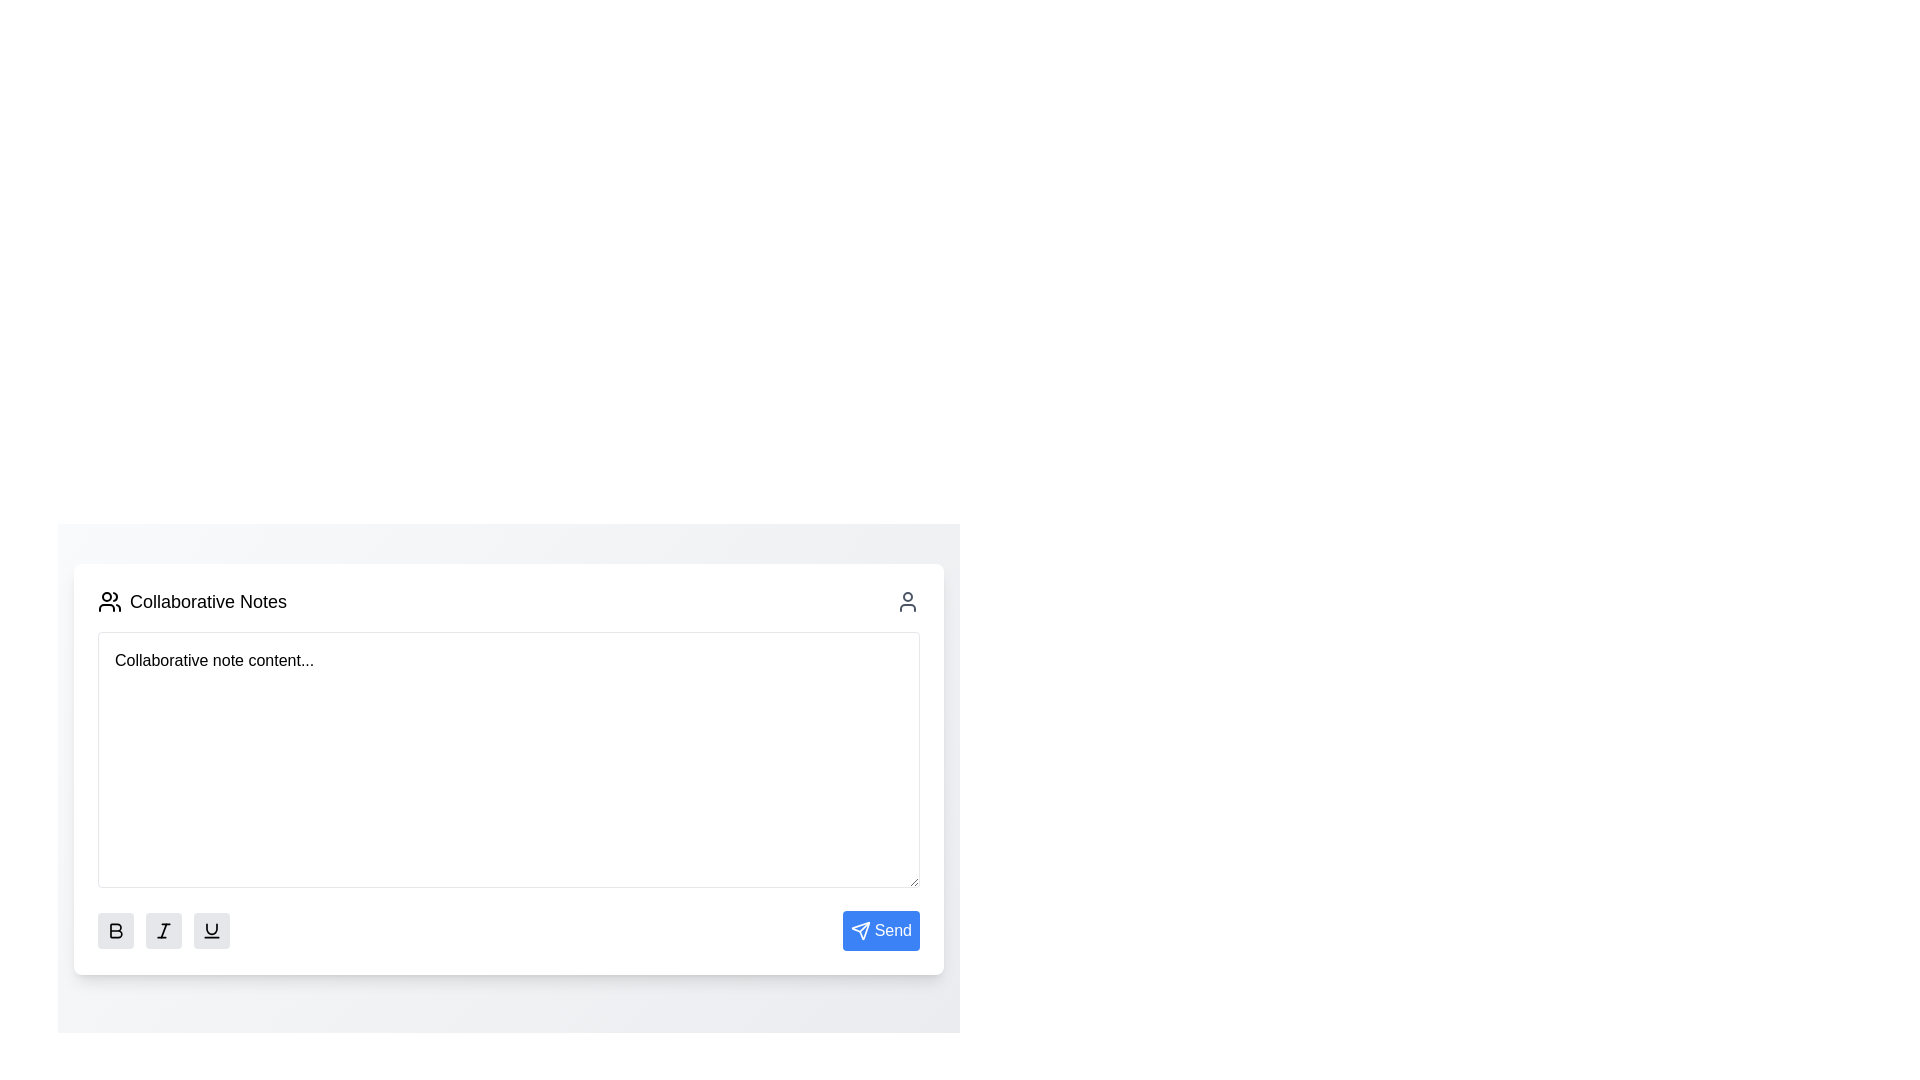 This screenshot has height=1080, width=1920. Describe the element at coordinates (880, 930) in the screenshot. I see `the blue button with white text 'Send' that has a paper plane icon` at that location.